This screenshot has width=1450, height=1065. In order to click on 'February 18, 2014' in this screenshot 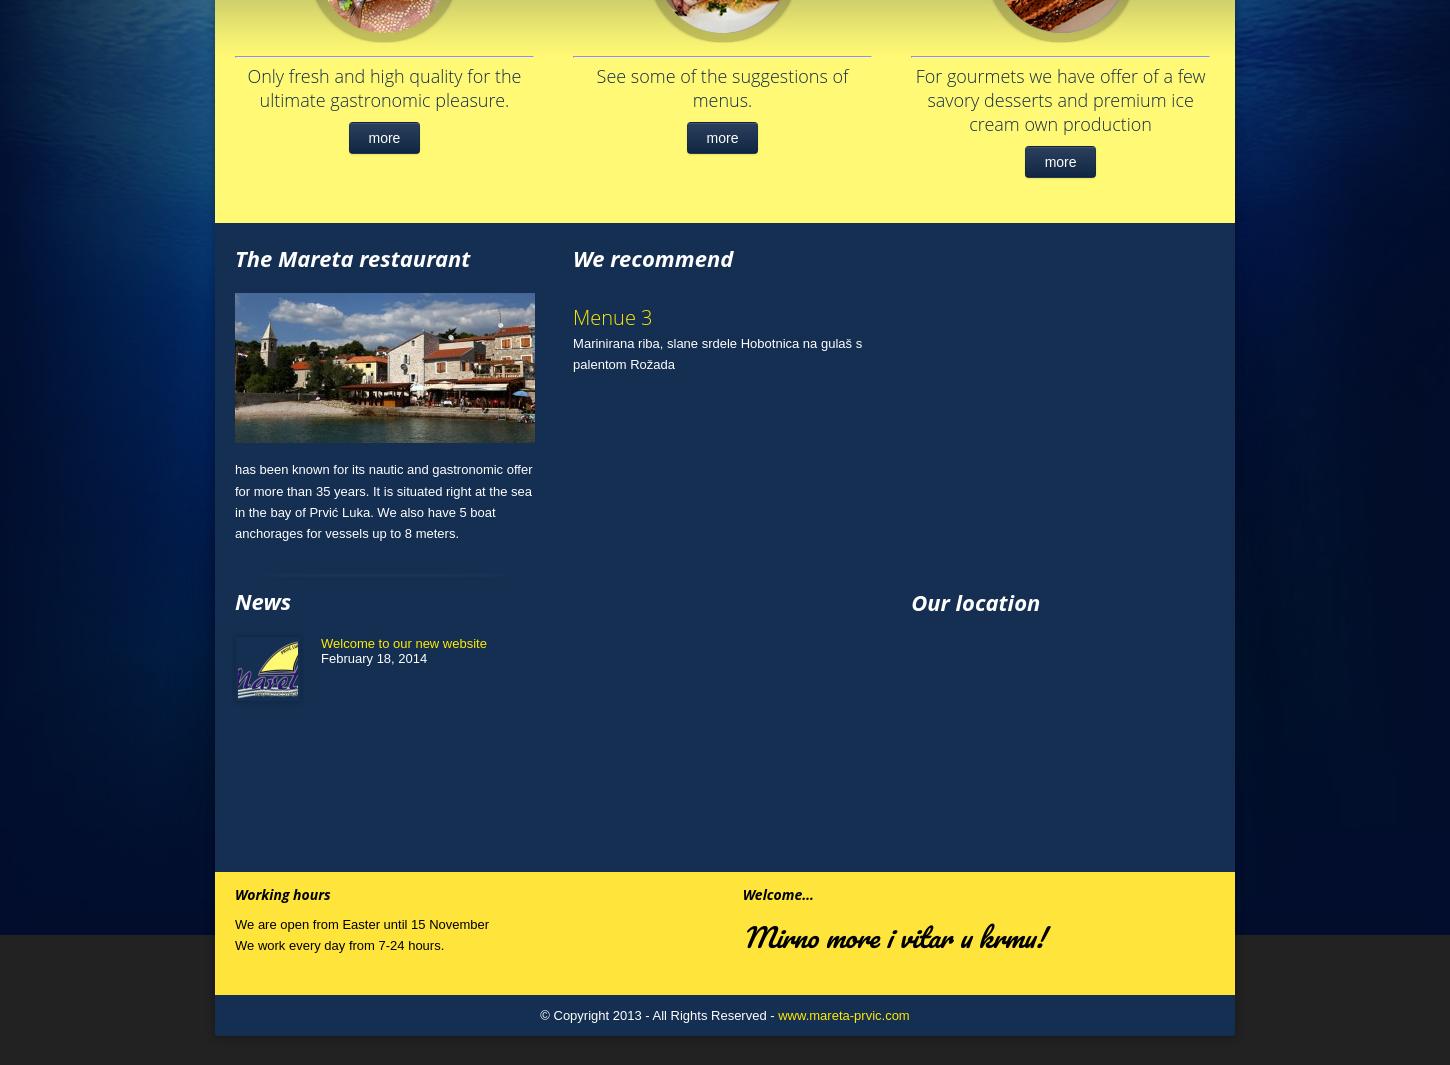, I will do `click(372, 658)`.